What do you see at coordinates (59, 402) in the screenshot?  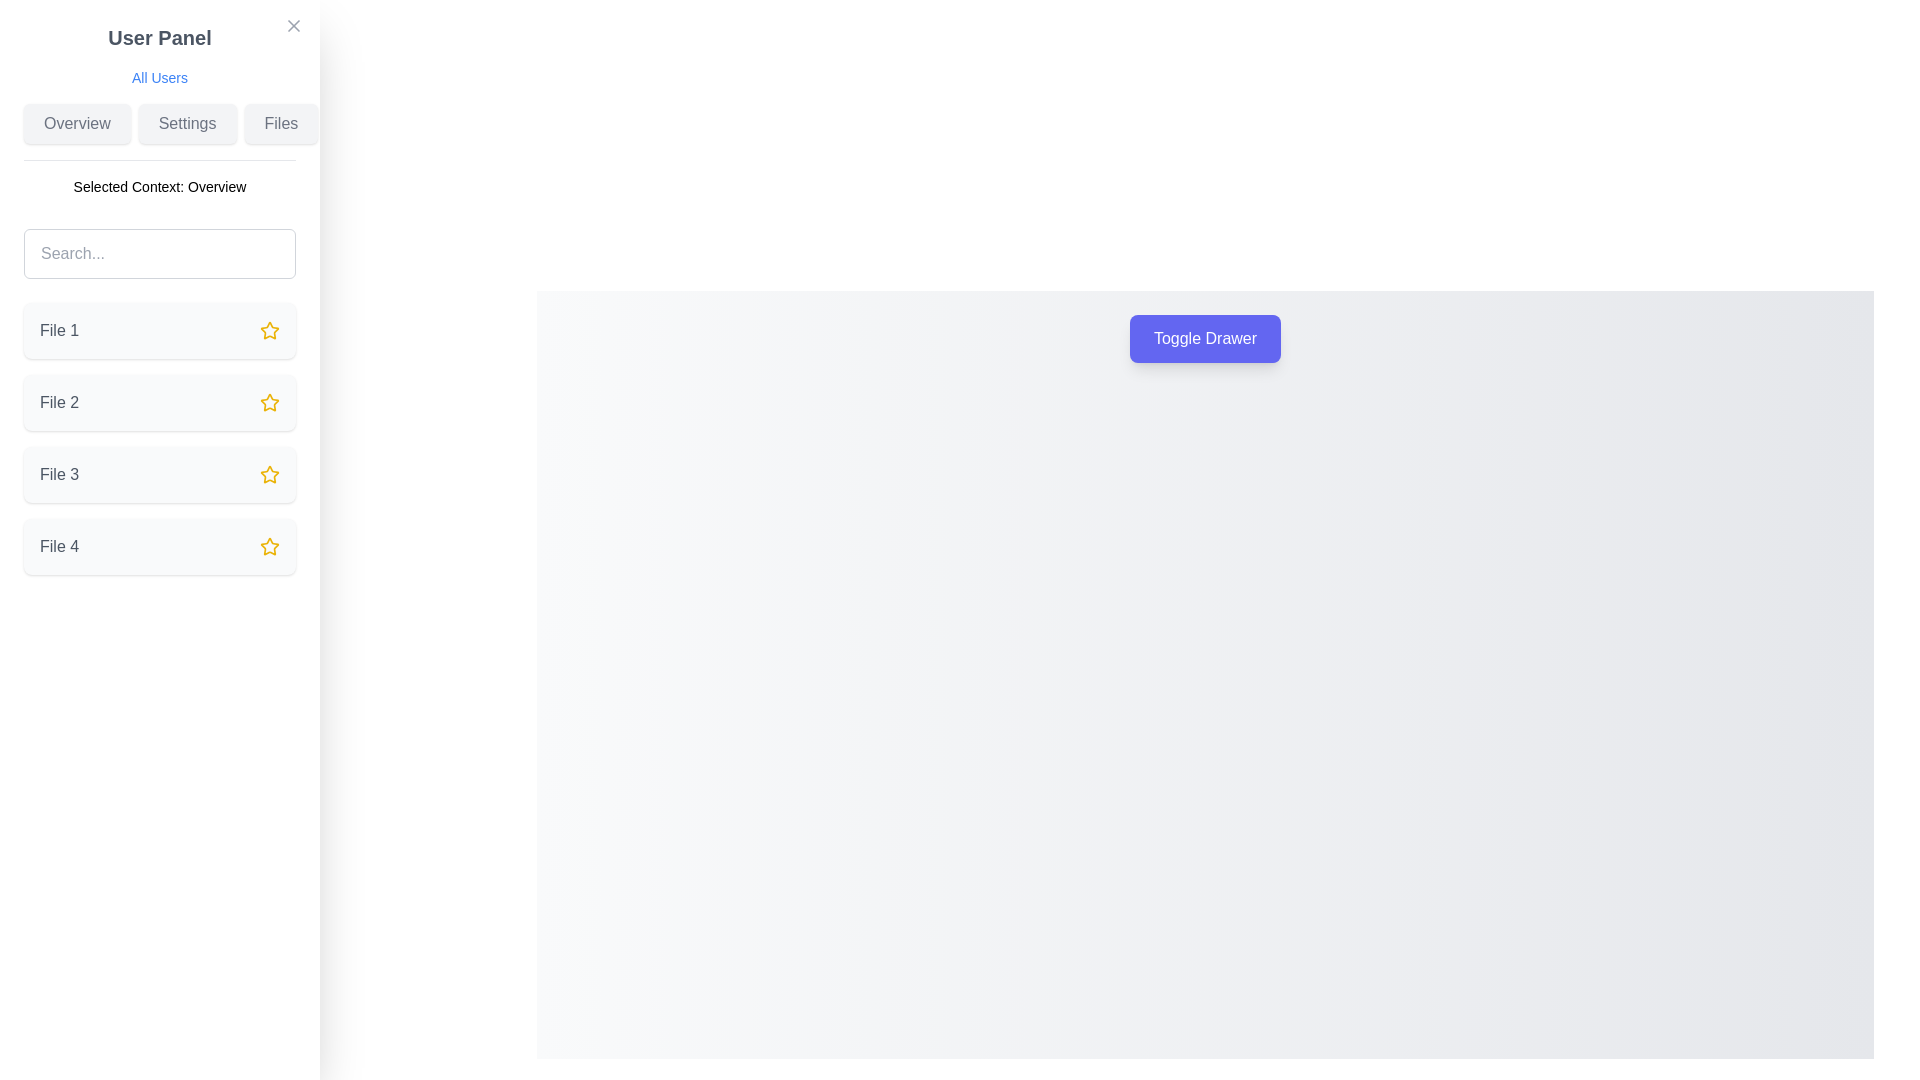 I see `the text label representing the second item in the list of files, located in the left-hand panel under 'Files'` at bounding box center [59, 402].